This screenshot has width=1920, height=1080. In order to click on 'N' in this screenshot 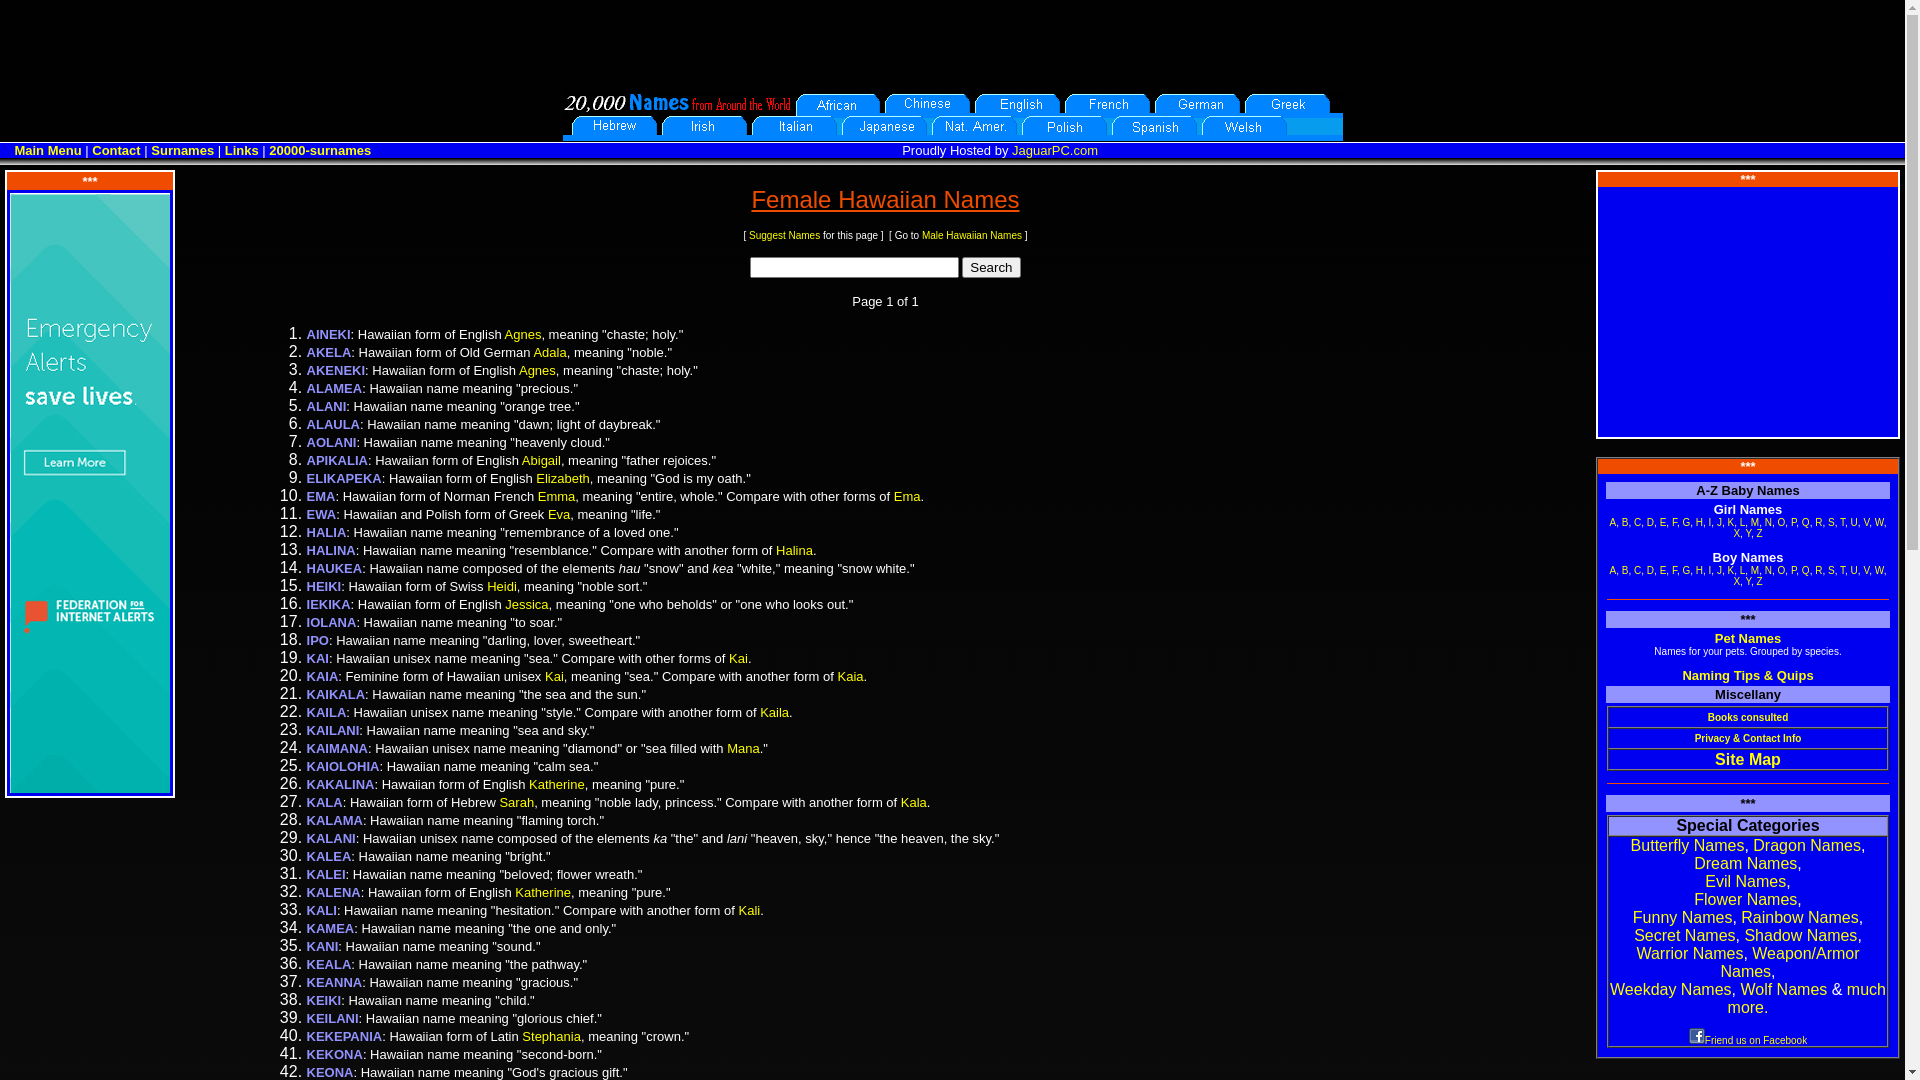, I will do `click(1768, 521)`.